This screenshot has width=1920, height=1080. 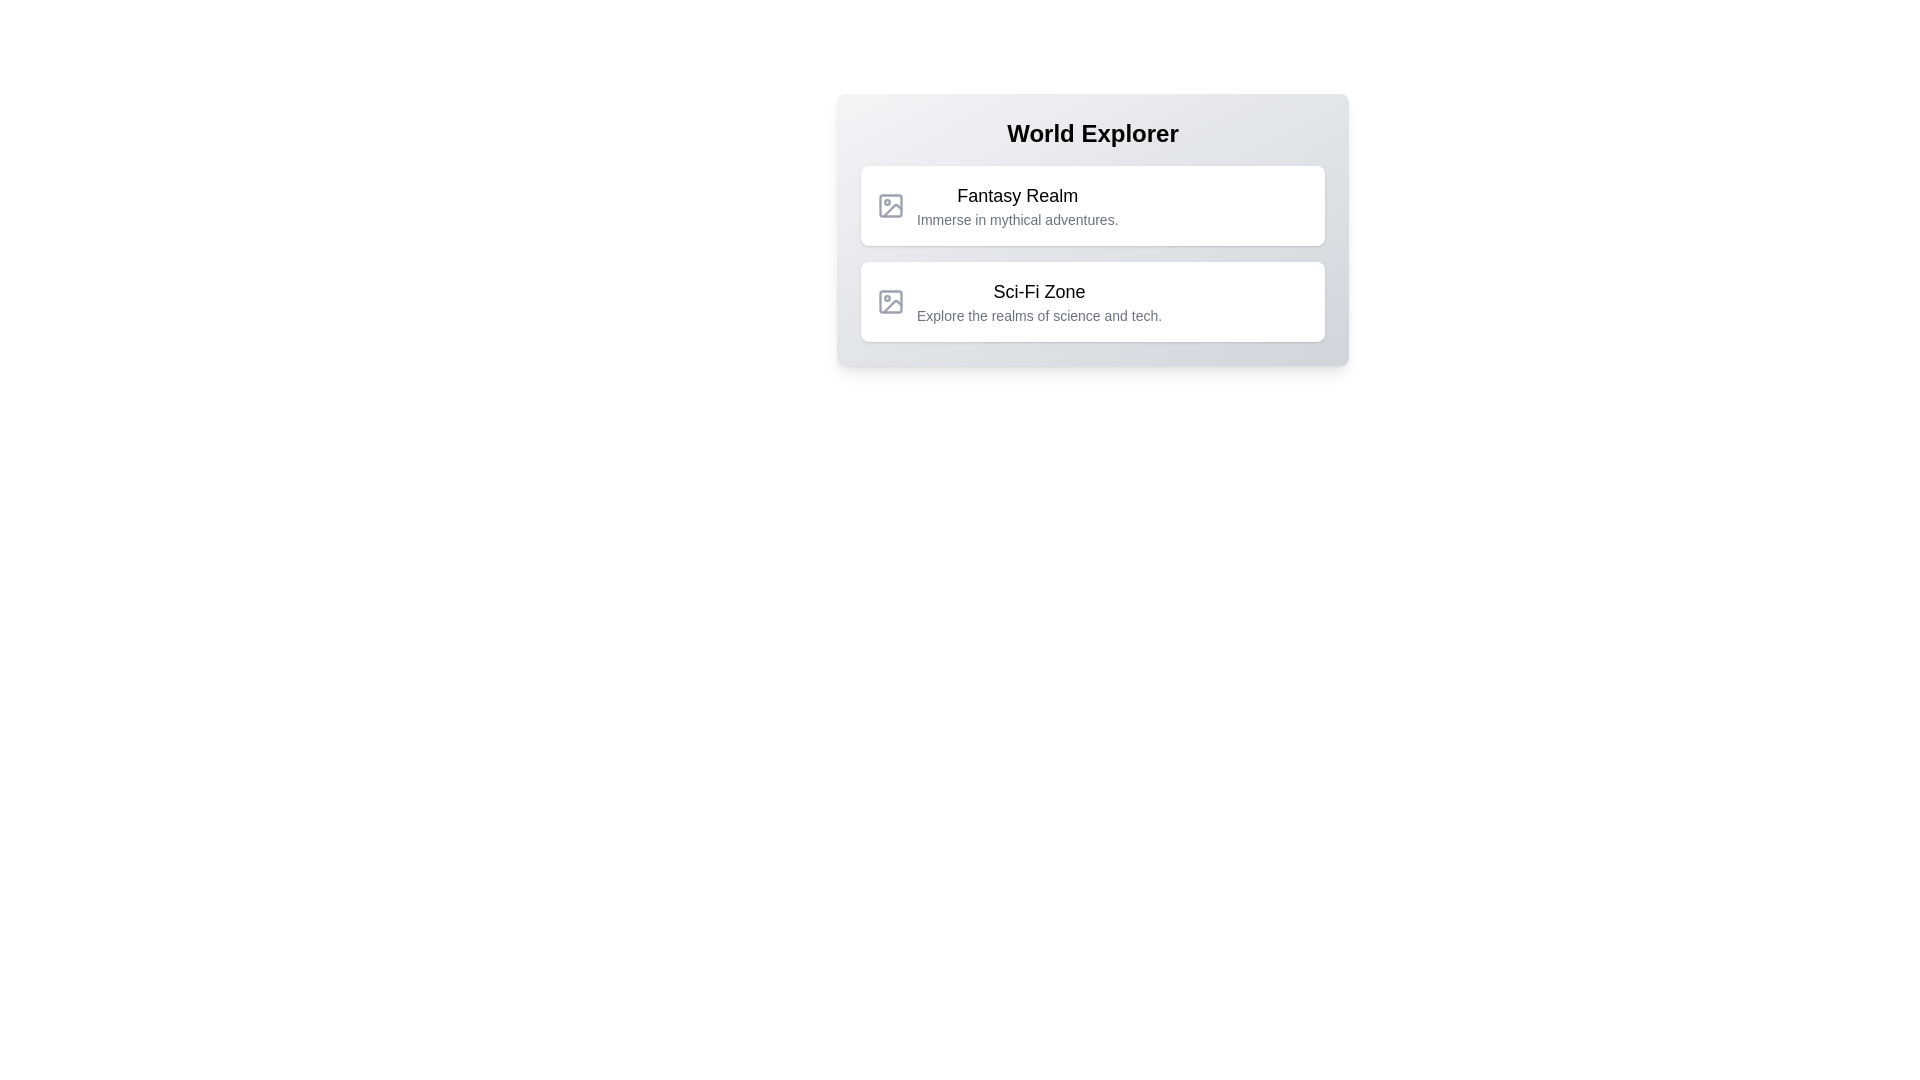 I want to click on the rectangular icon component that serves as the background of the 'Sci-Fi Zone' menu entry for its symbolic meaning, so click(x=890, y=301).